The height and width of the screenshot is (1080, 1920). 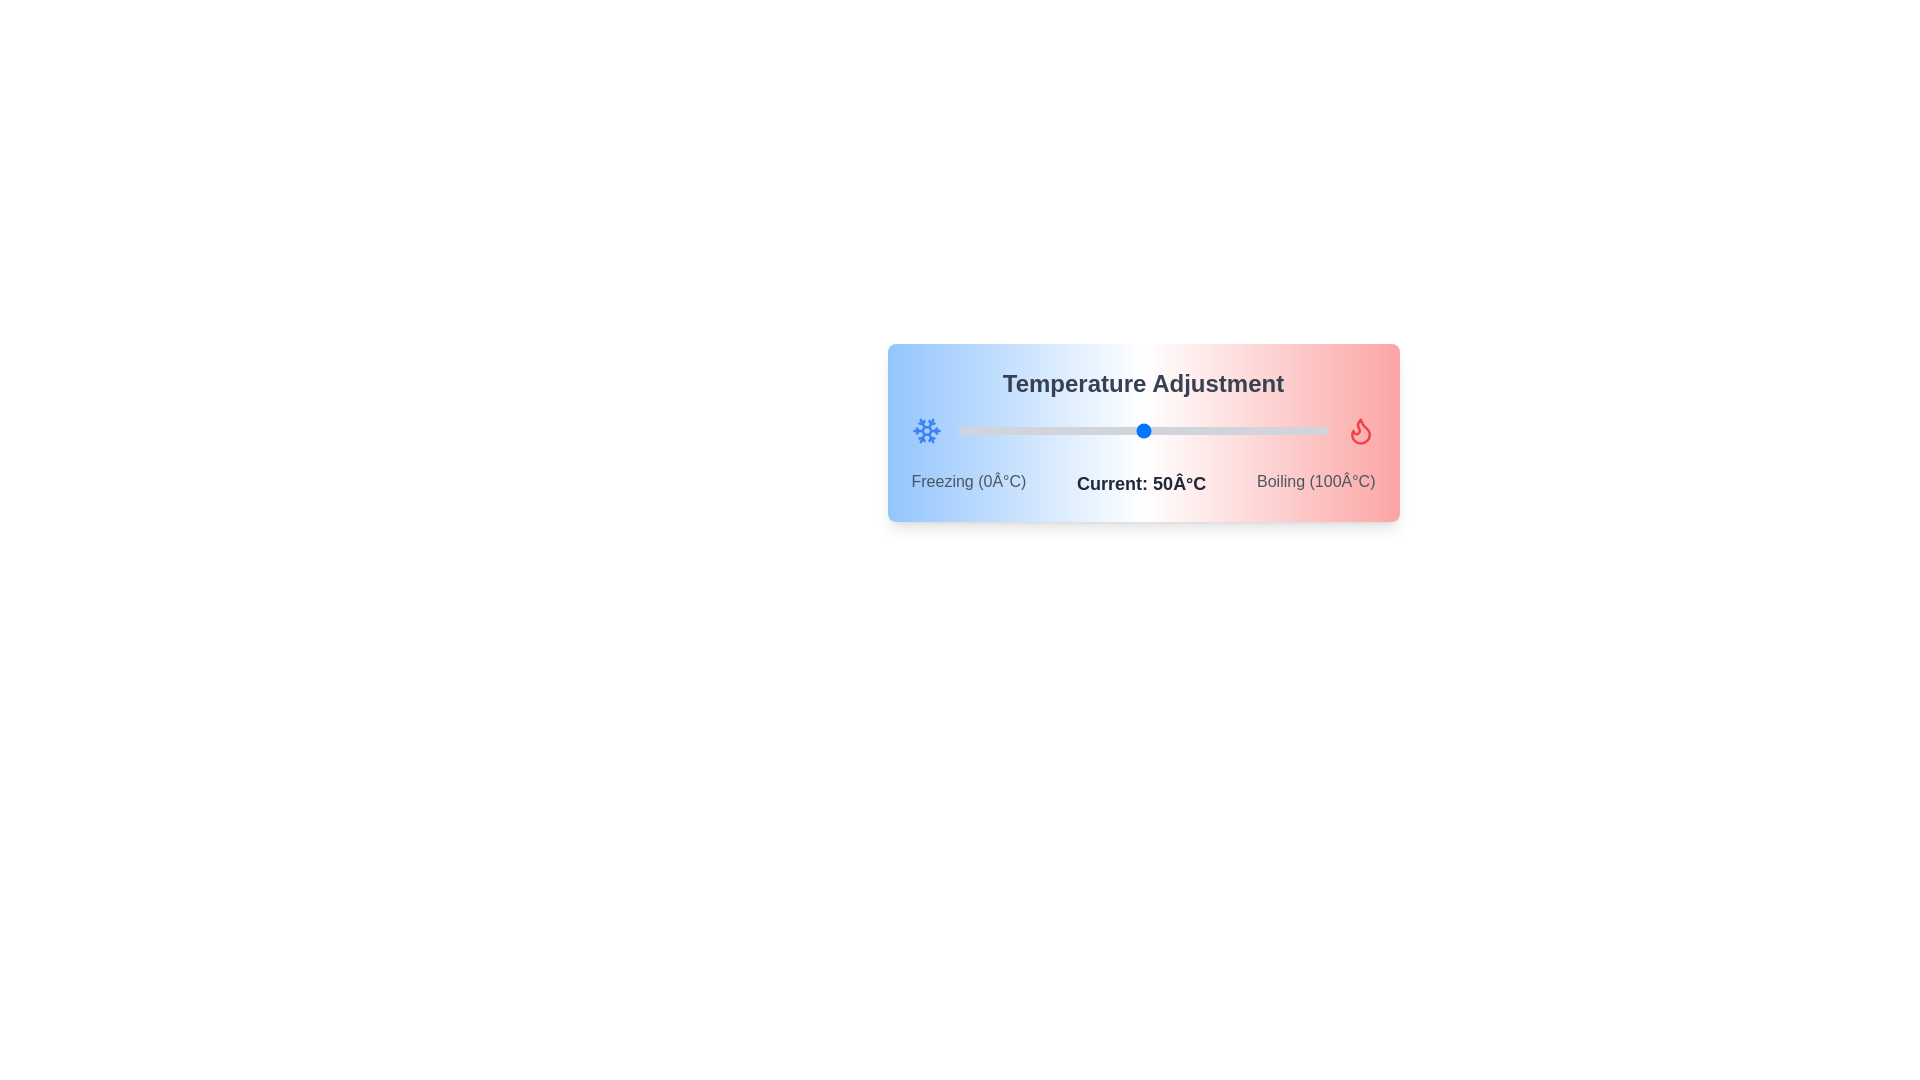 I want to click on the temperature slider to 68°C, so click(x=1209, y=430).